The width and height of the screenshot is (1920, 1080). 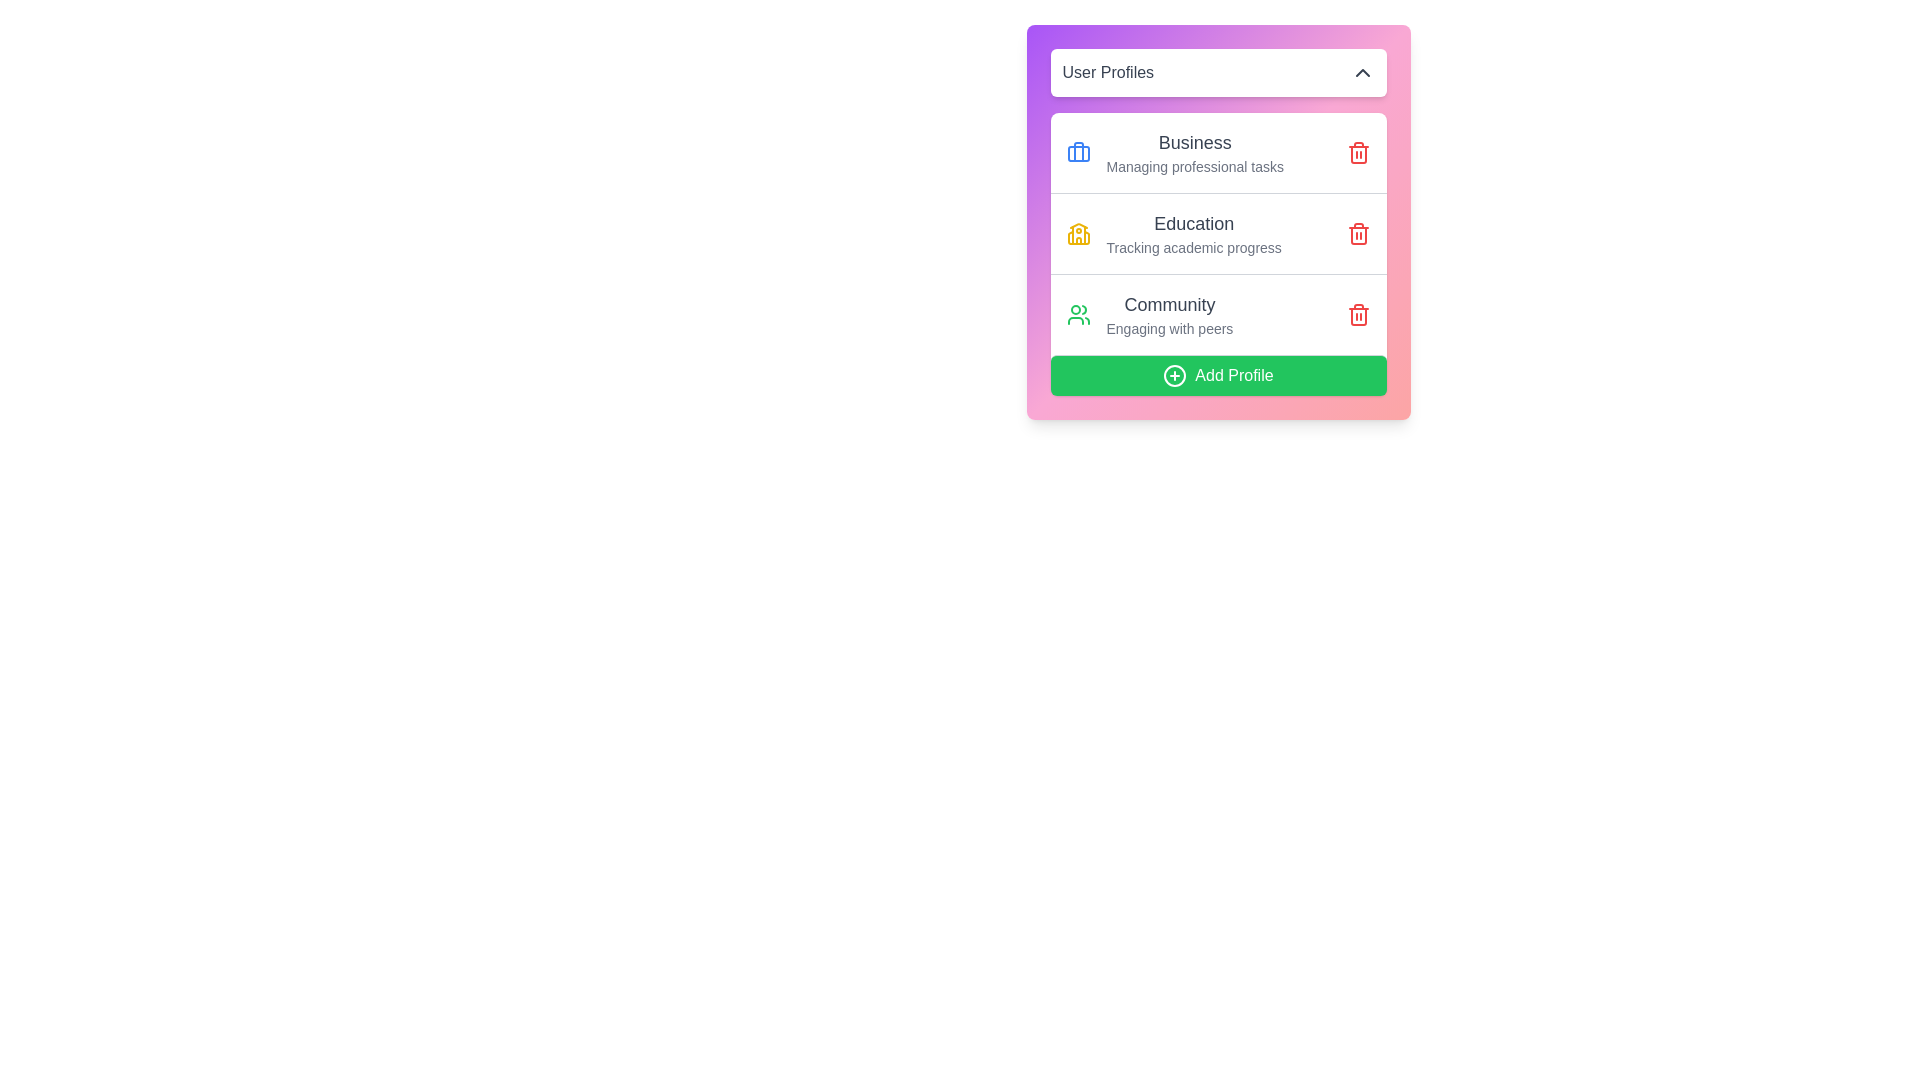 I want to click on the 'Education' text label, which is the title of the second entry in the user profiles list, visually aligned to the left and positioned between 'Business' and 'Community', so click(x=1194, y=223).